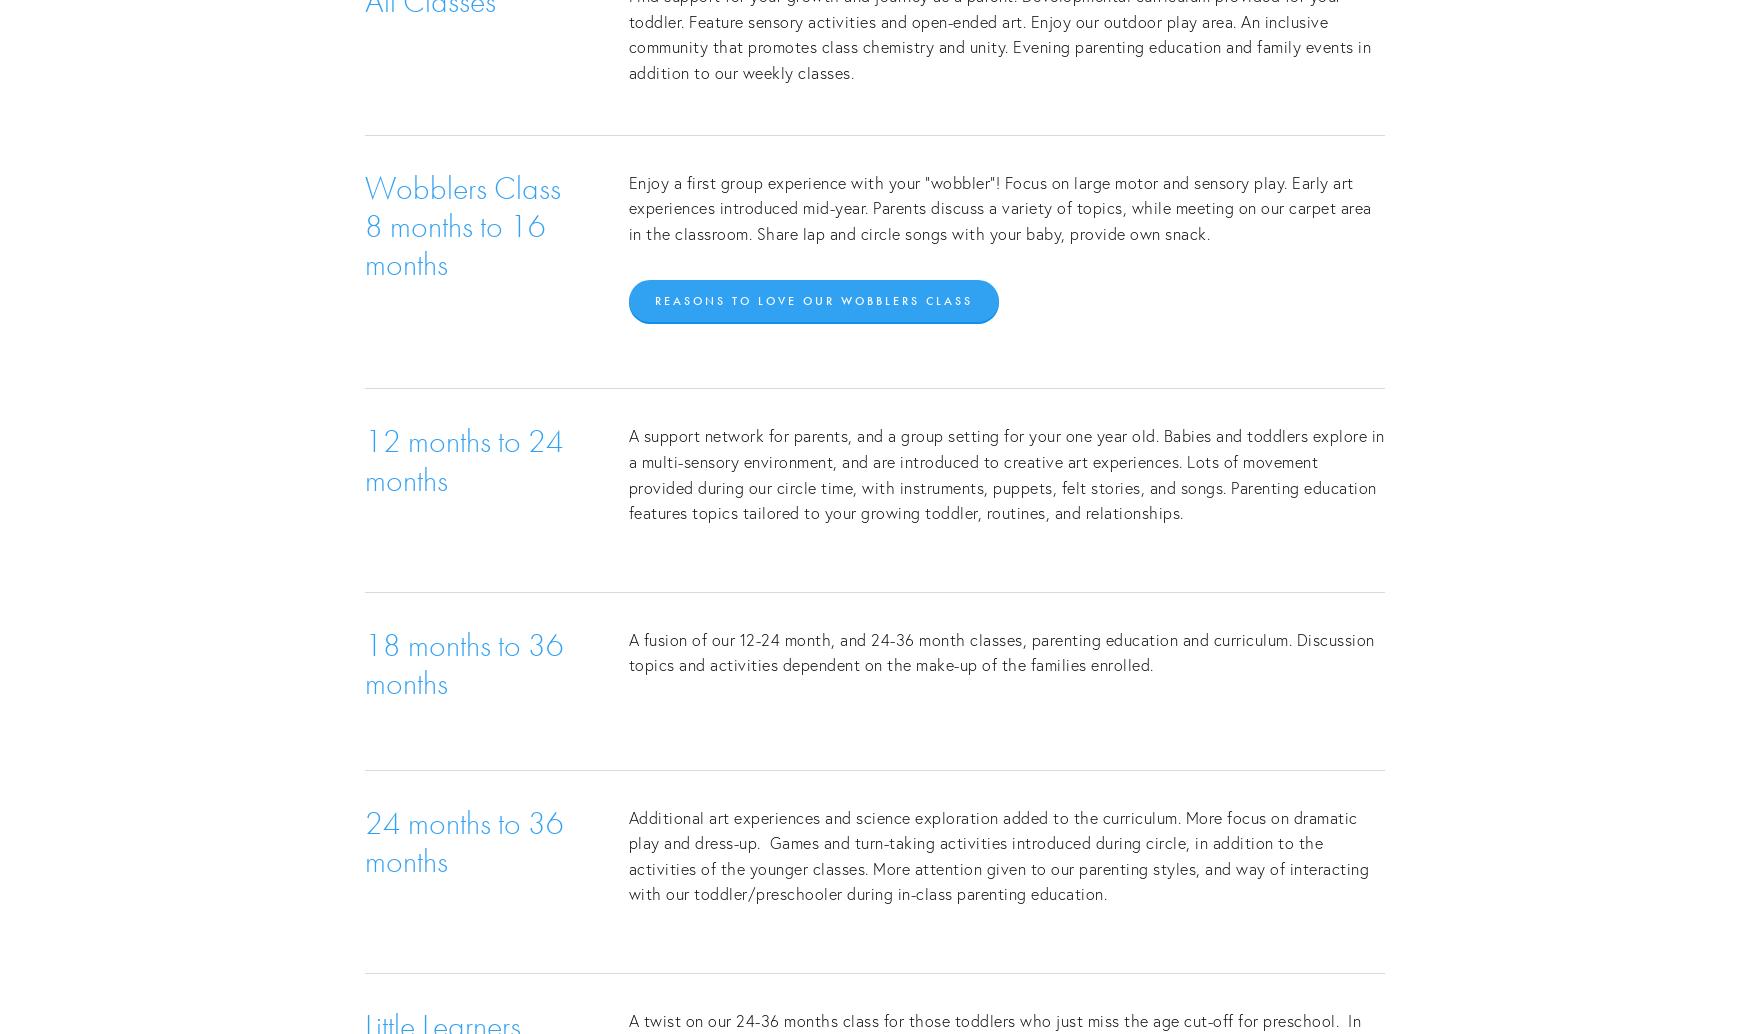 The width and height of the screenshot is (1750, 1034). What do you see at coordinates (627, 472) in the screenshot?
I see `'A support network for parents, and a group setting for your one year old. Babies and toddlers explore in a multi-sensory environment, and are introduced to creative art experiences. Lots of movement provided during our circle time, with instruments, puppets, felt stories, and songs. Parenting education features topics tailored to your growing toddler, routines, and relationships.'` at bounding box center [627, 472].